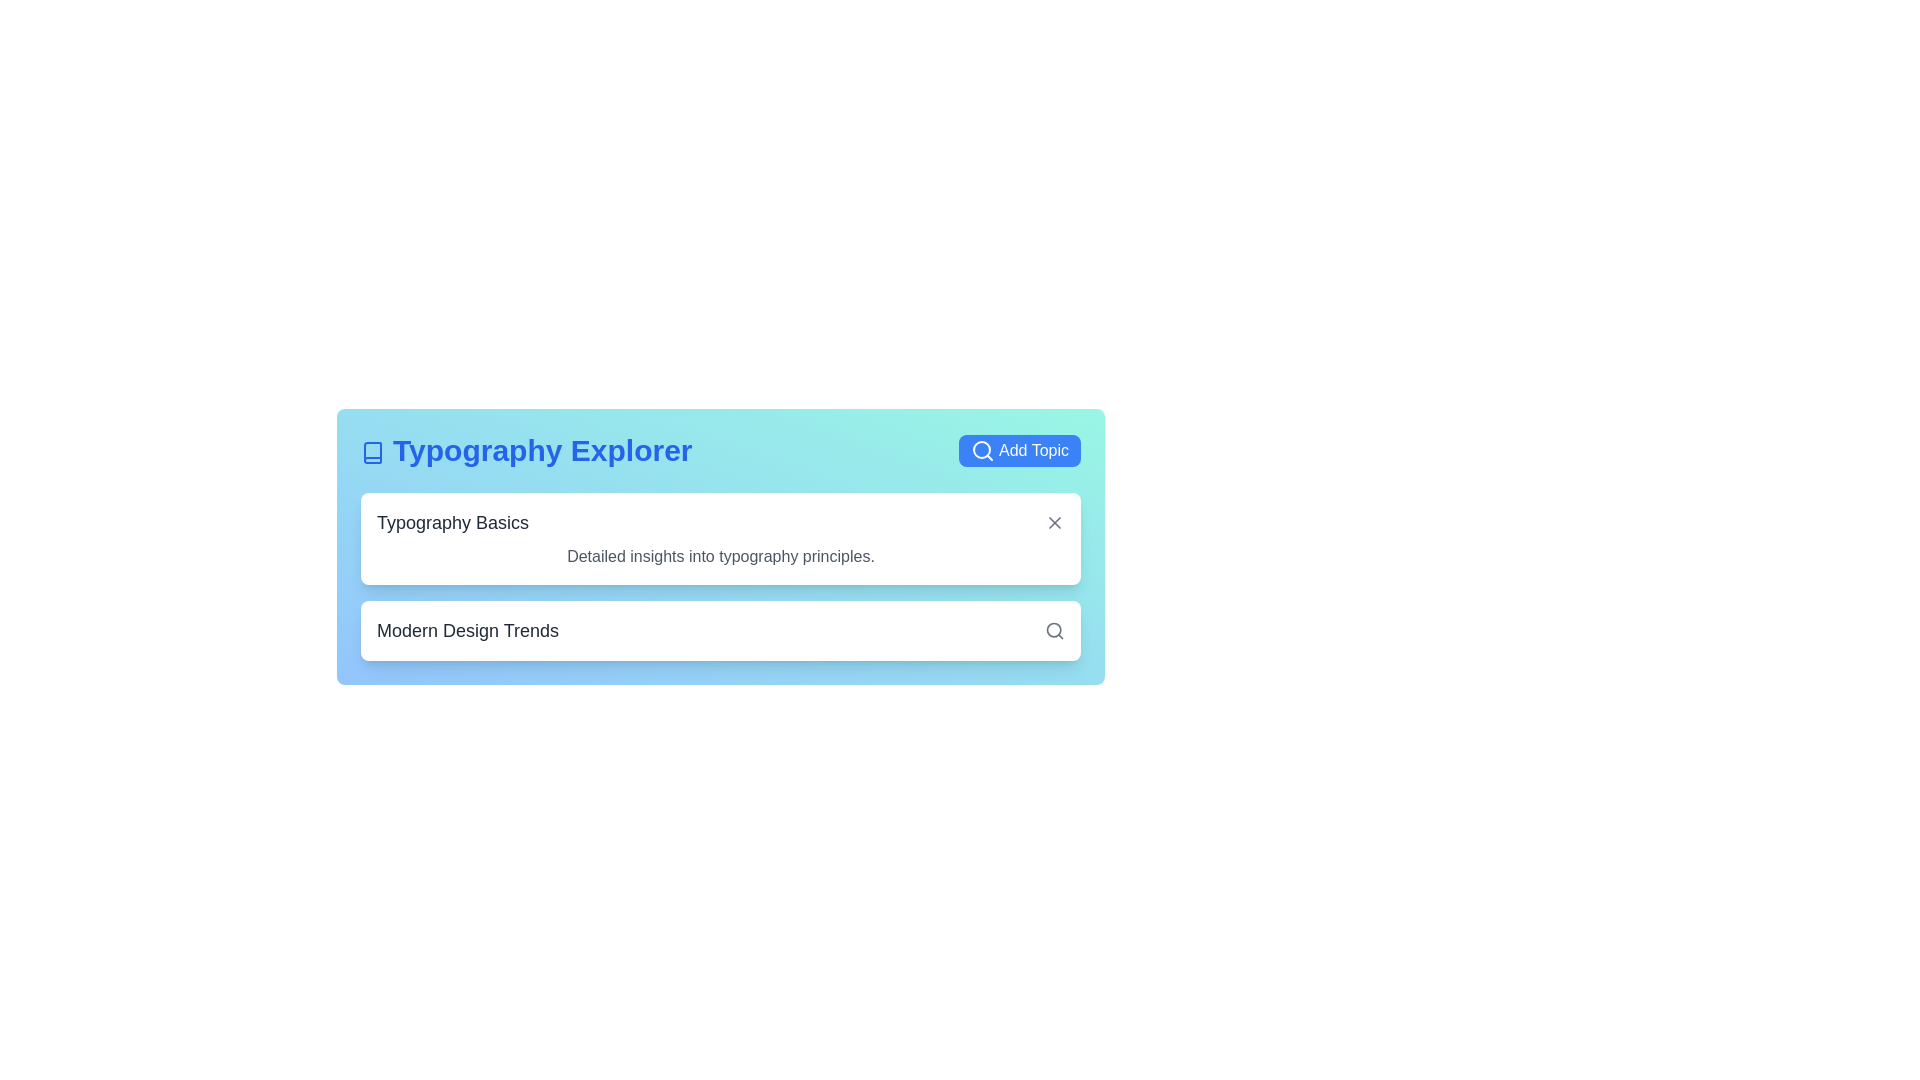  Describe the element at coordinates (1054, 631) in the screenshot. I see `the interactive search icon represented by a magnifying glass symbol, which is styled in gray and located to the right of the 'Modern Design Trends' text, to change its color` at that location.